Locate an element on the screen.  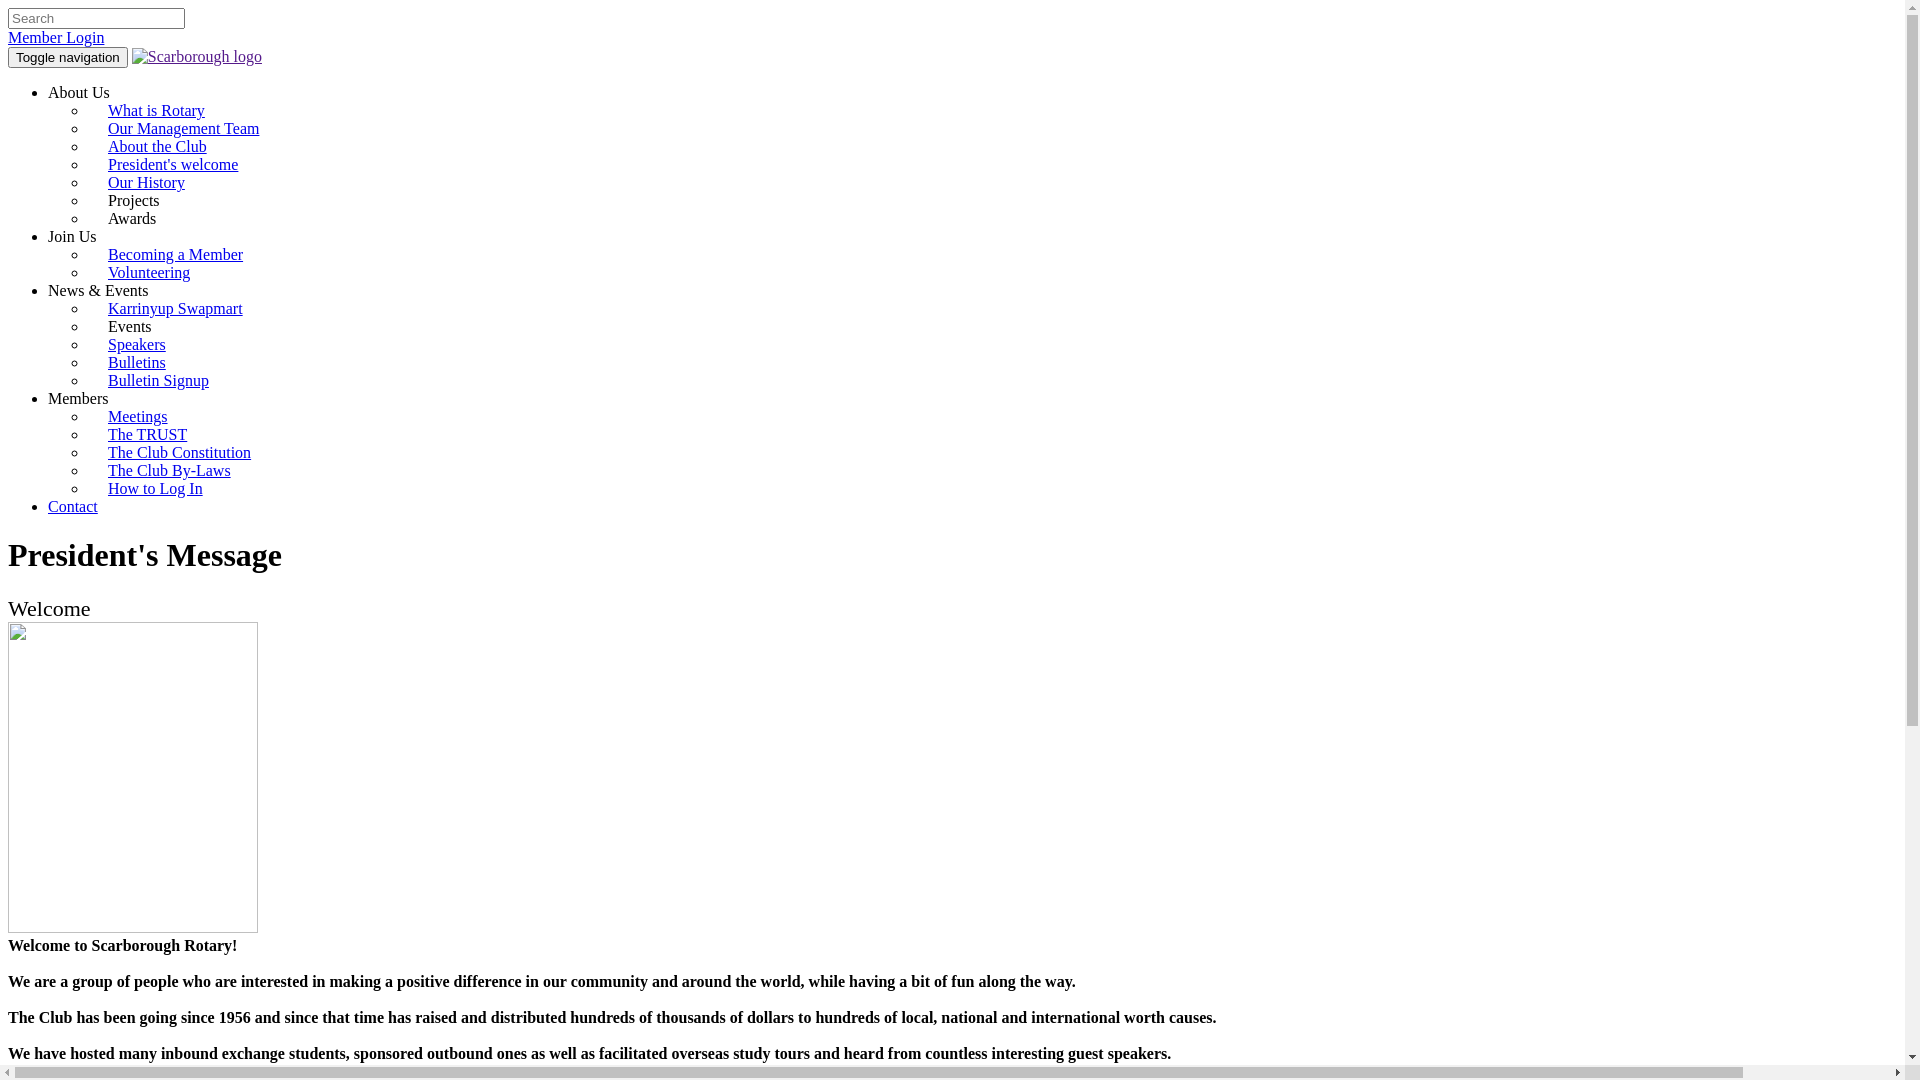
'President's welcome' is located at coordinates (172, 163).